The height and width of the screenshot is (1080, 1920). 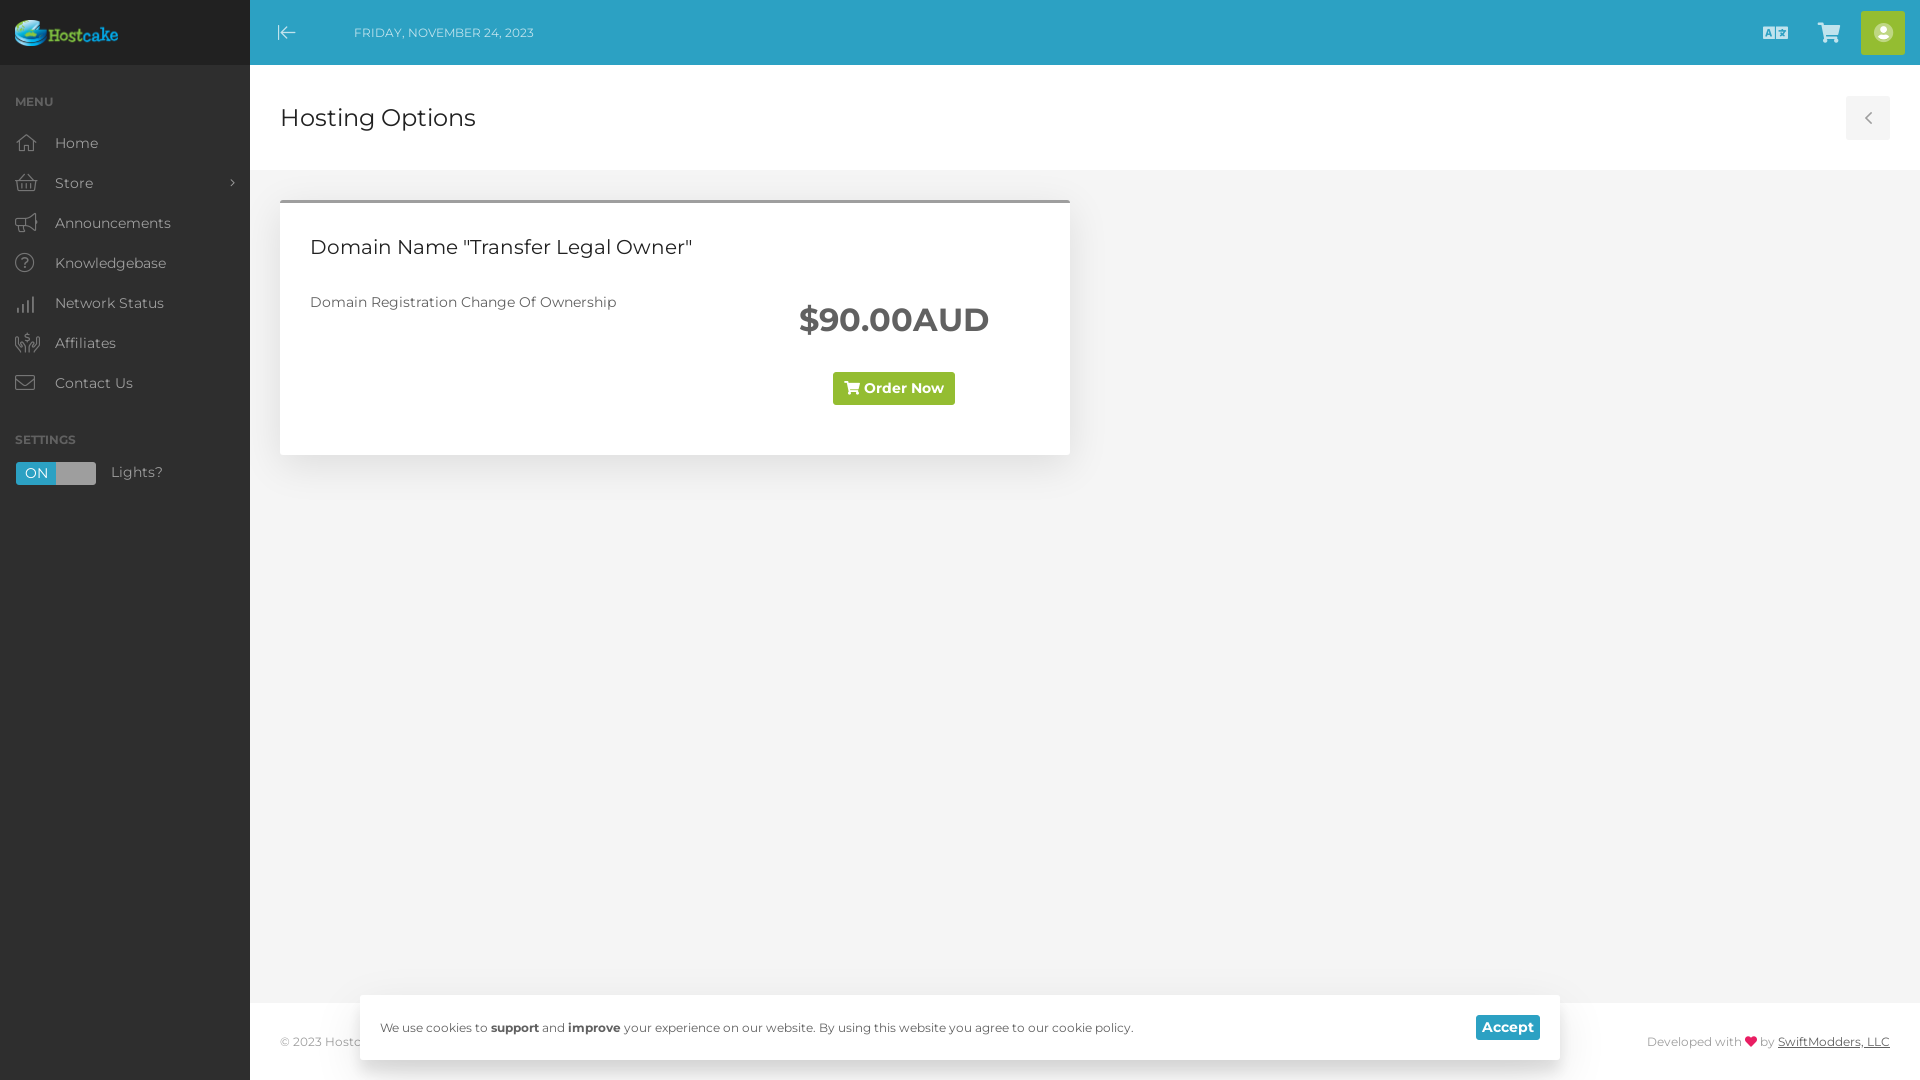 I want to click on 'English', so click(x=1775, y=31).